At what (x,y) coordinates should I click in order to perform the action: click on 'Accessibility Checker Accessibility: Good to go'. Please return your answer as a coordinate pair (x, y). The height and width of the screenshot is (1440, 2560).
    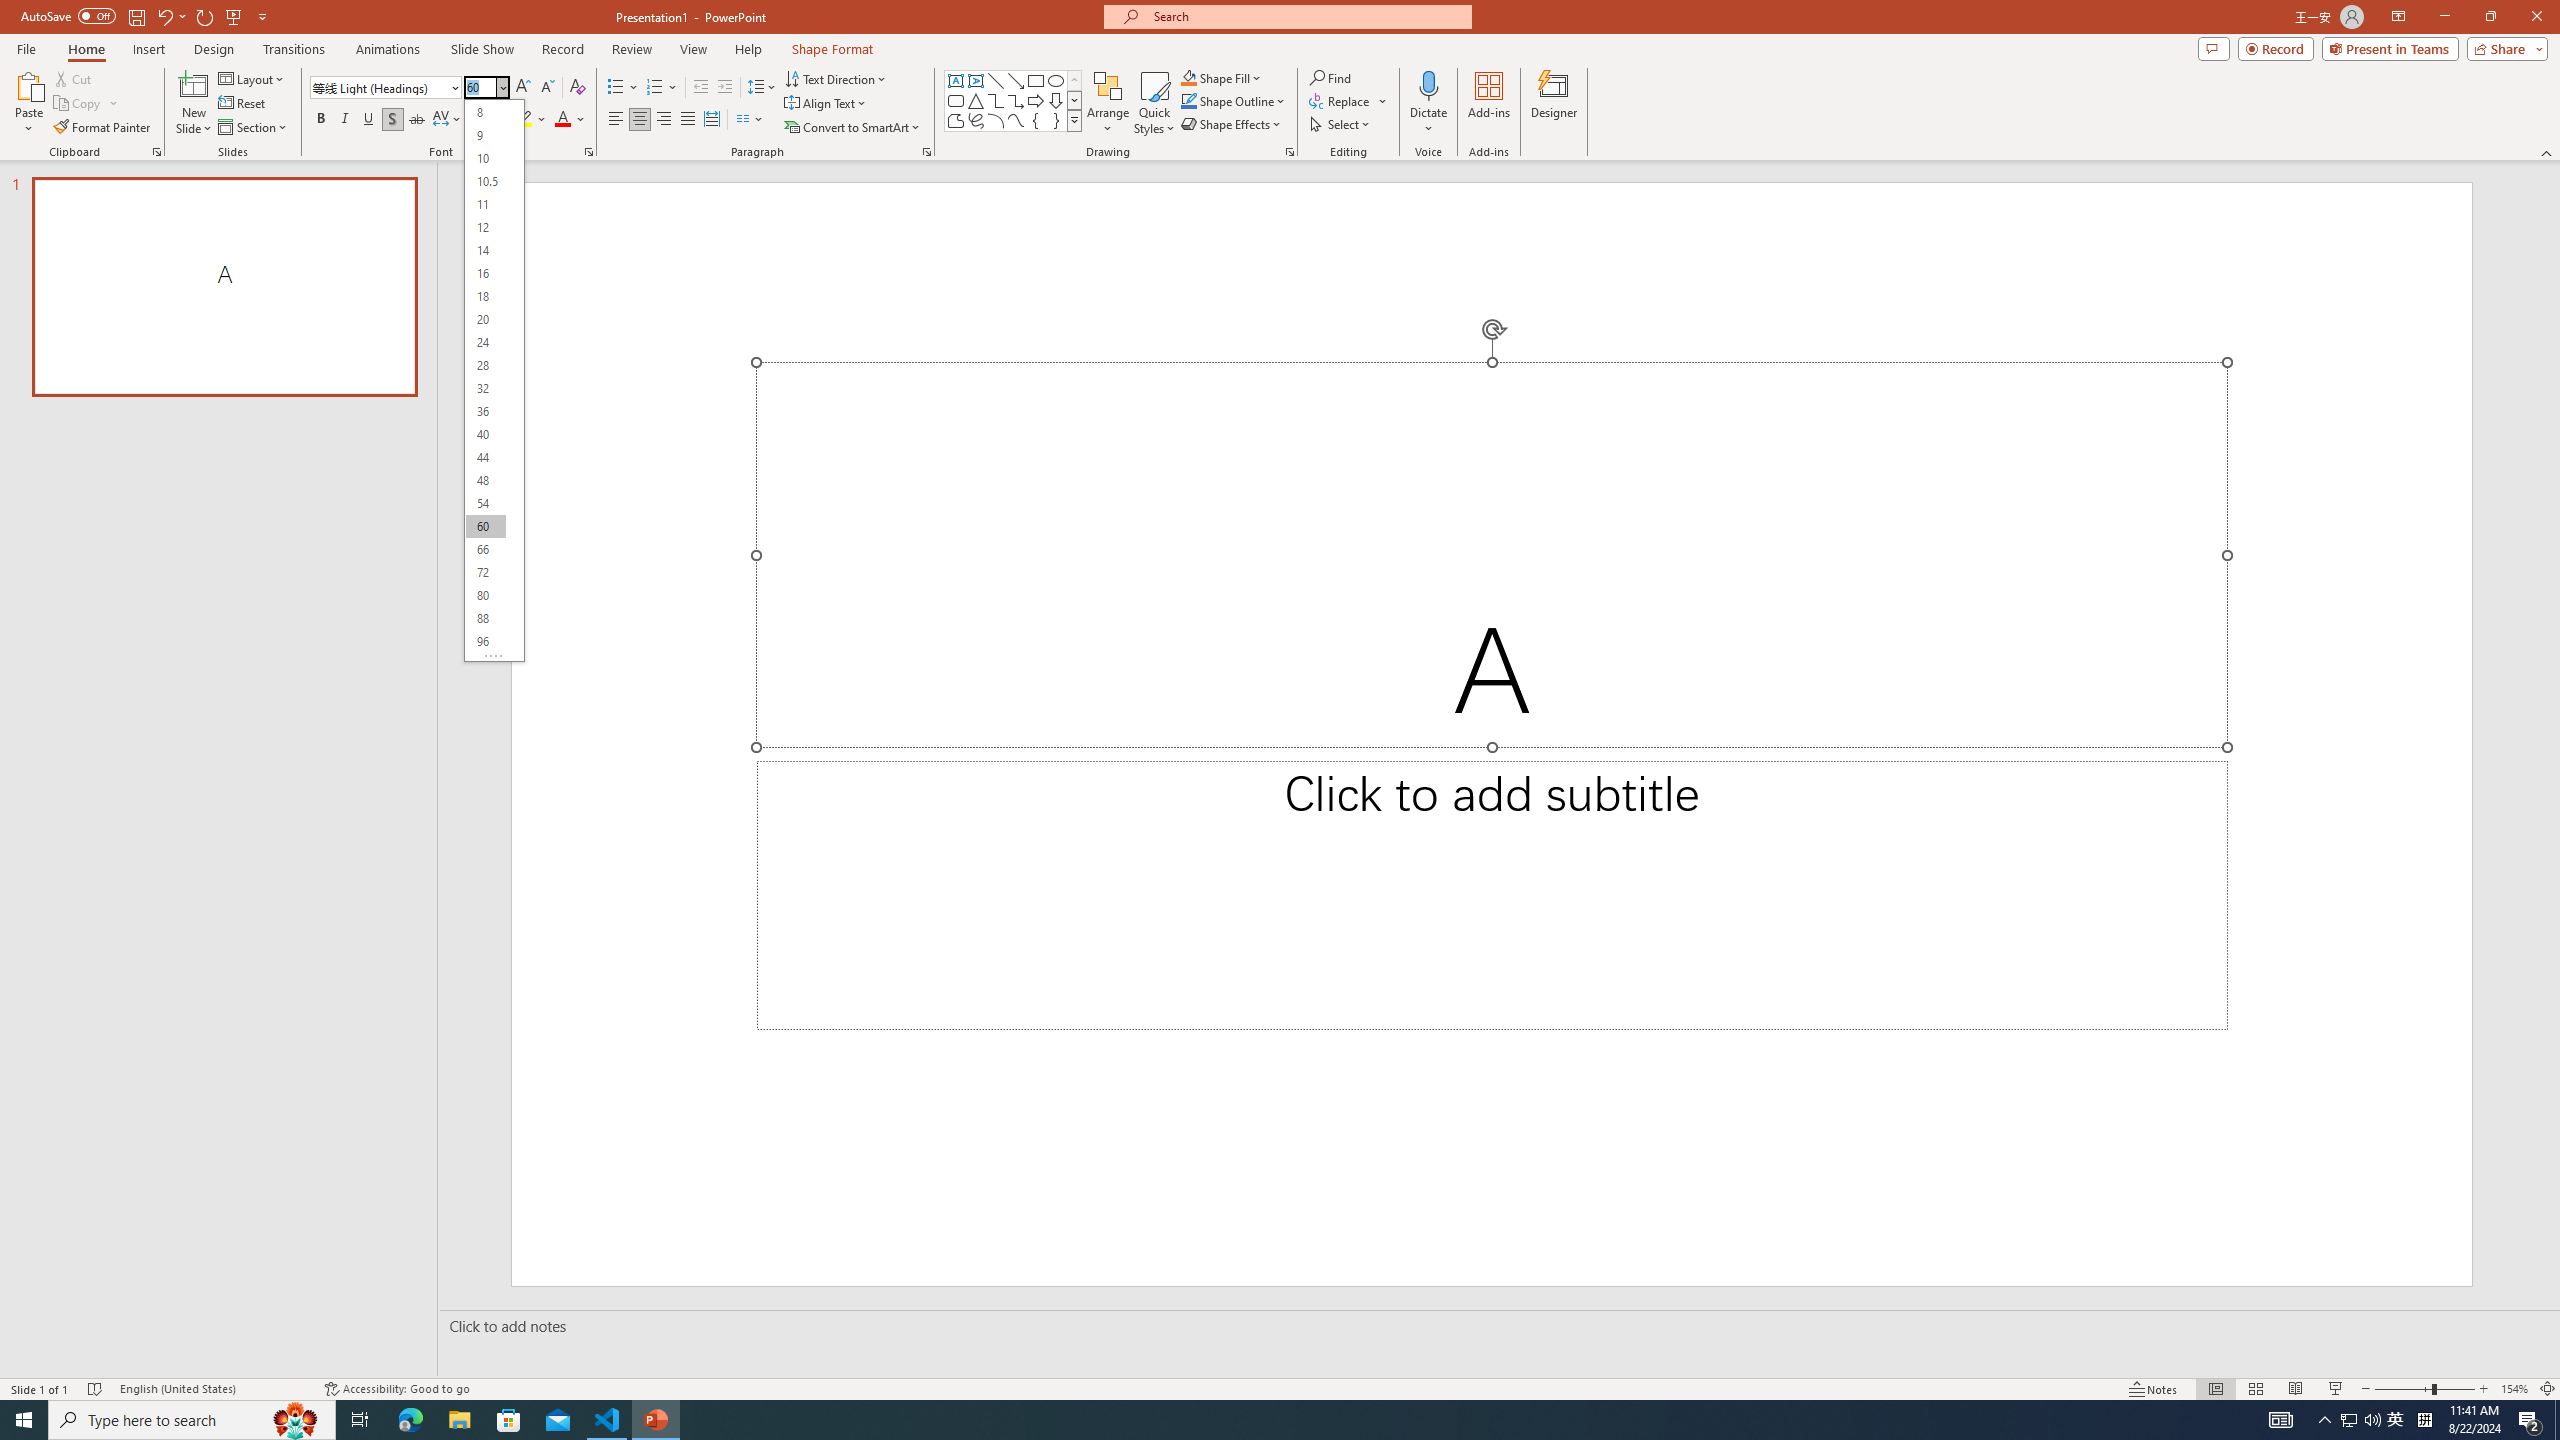
    Looking at the image, I should click on (398, 1389).